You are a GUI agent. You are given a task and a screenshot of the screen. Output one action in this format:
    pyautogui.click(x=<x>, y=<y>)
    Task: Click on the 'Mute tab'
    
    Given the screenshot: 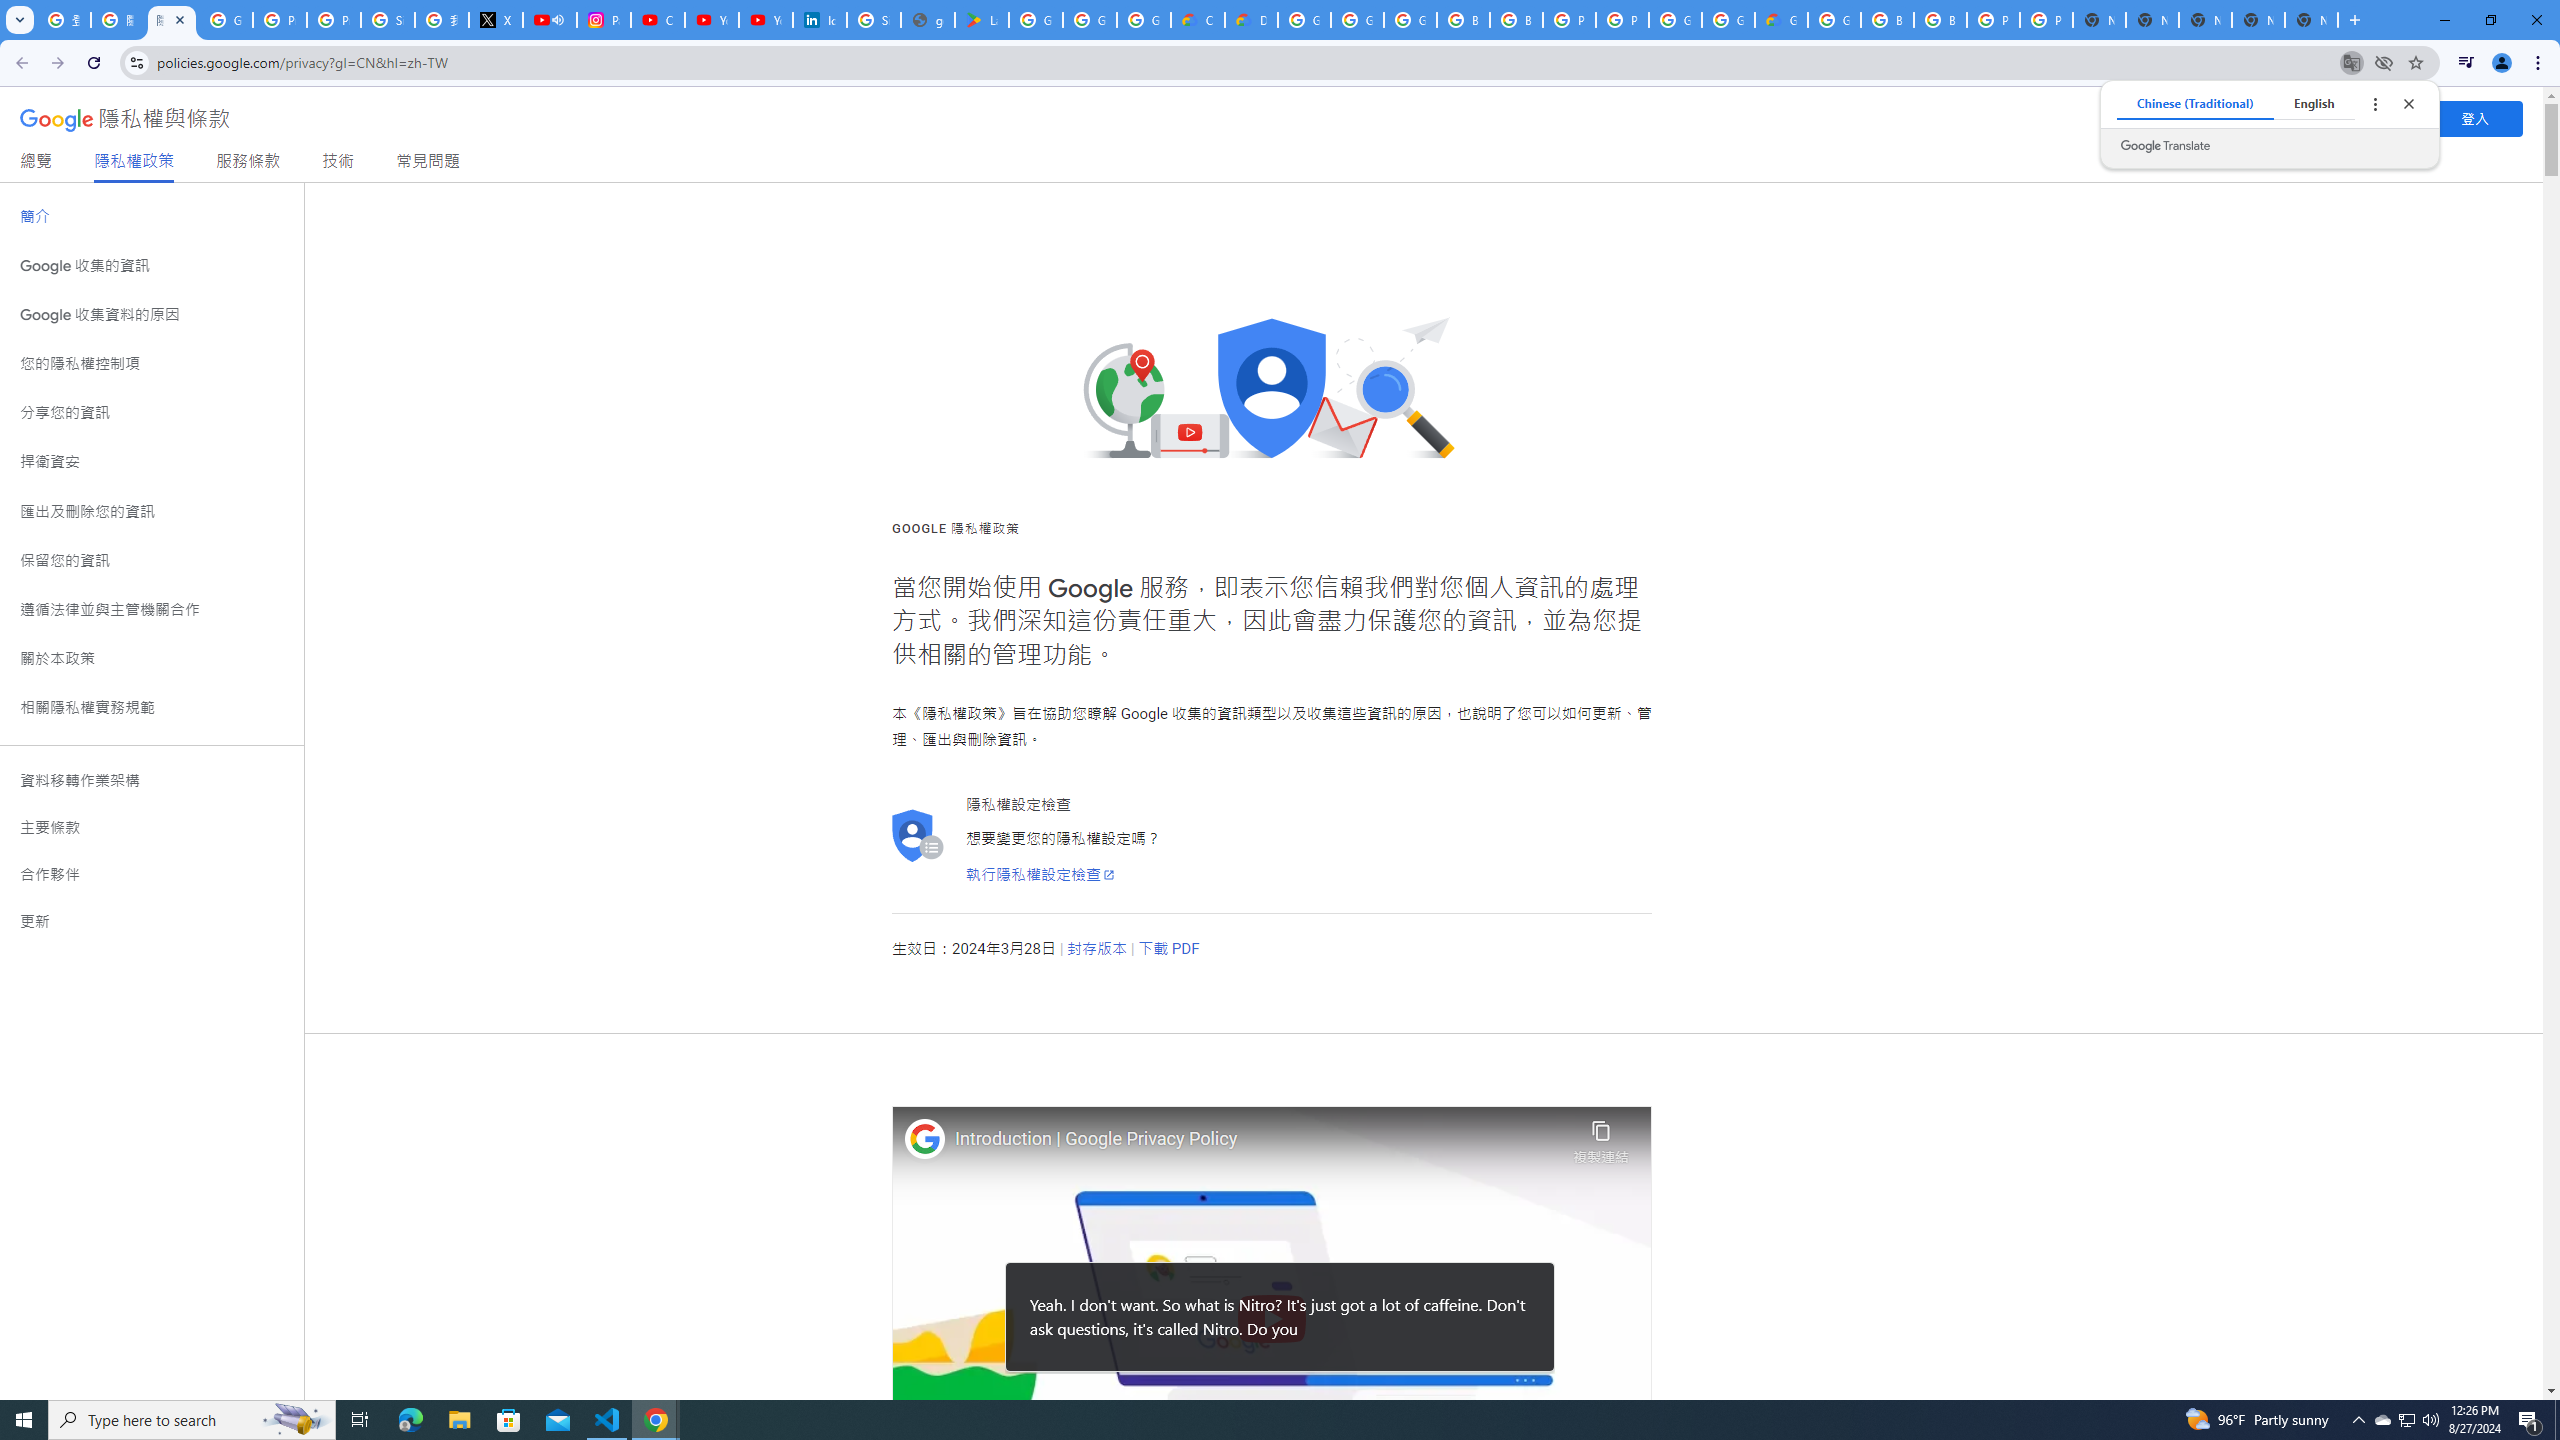 What is the action you would take?
    pyautogui.click(x=558, y=19)
    